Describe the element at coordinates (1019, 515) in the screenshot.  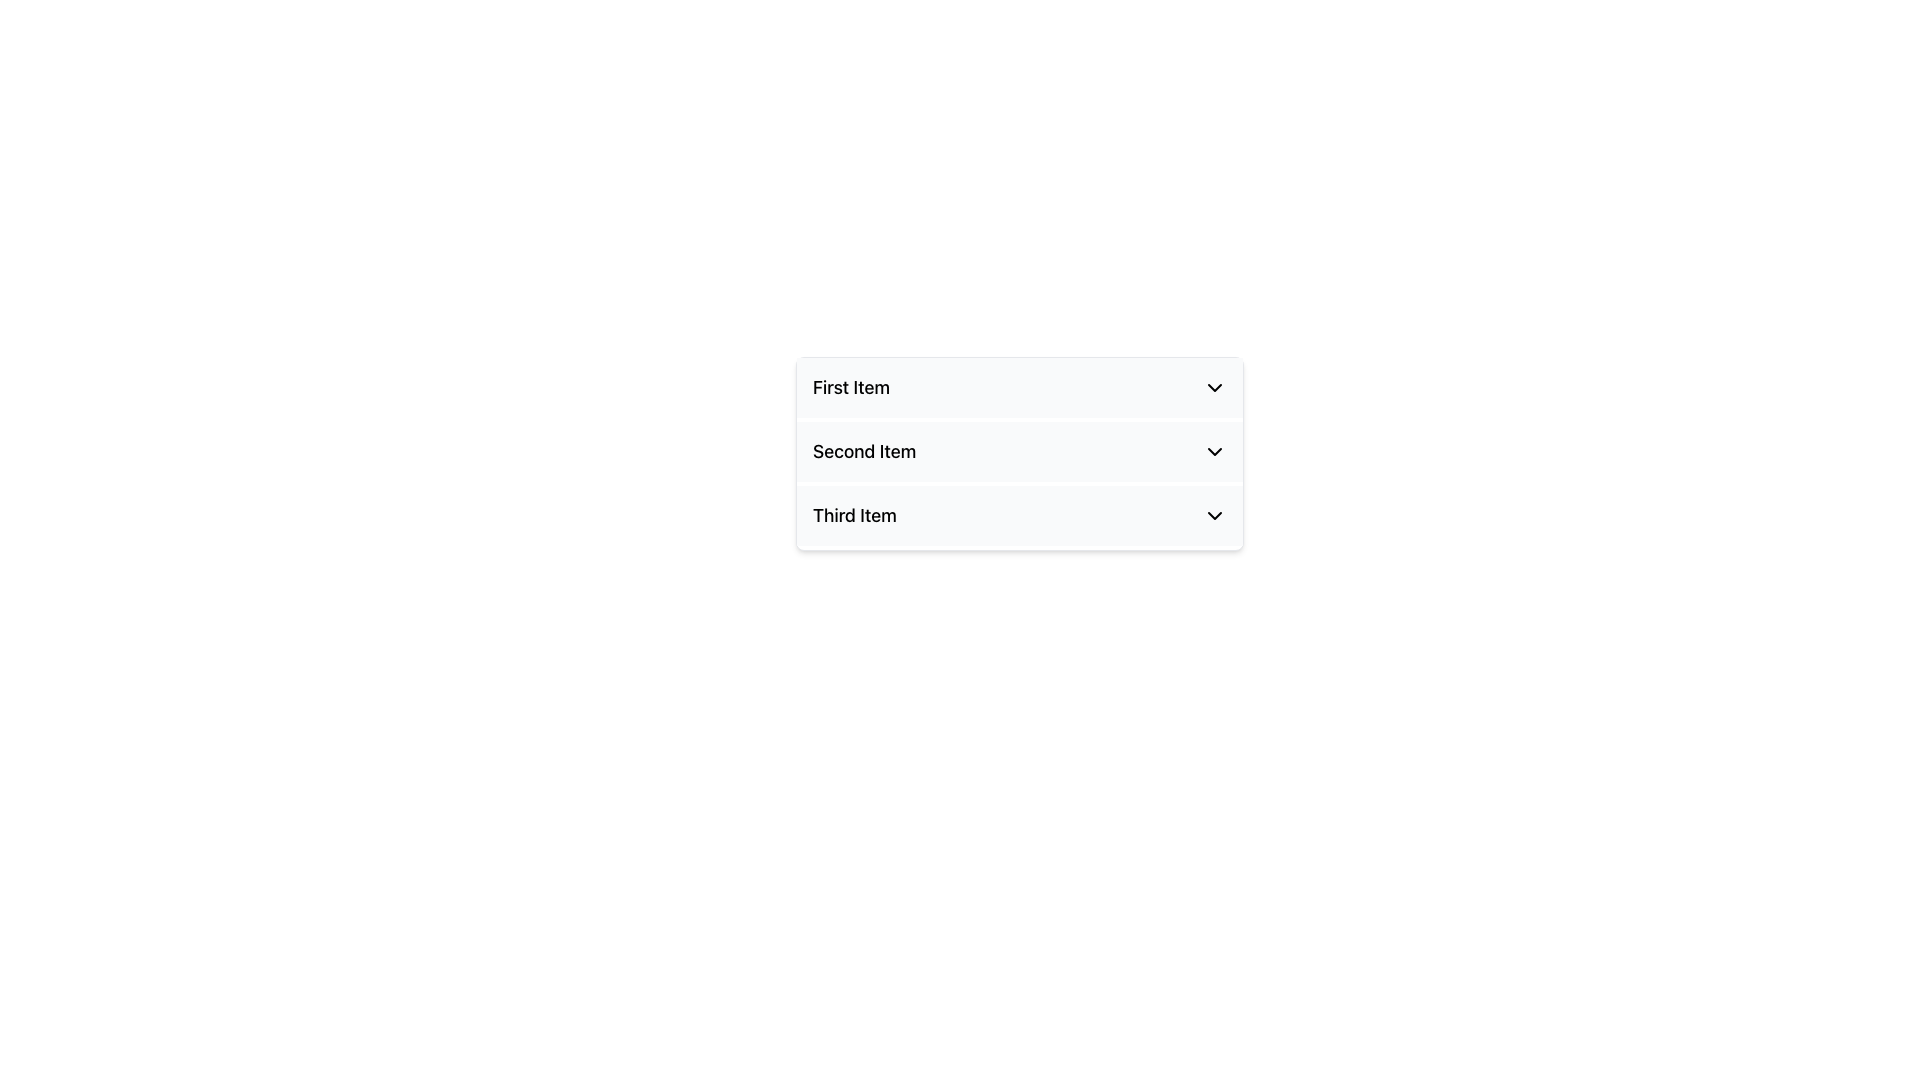
I see `the List Item labeled 'Third Item'` at that location.